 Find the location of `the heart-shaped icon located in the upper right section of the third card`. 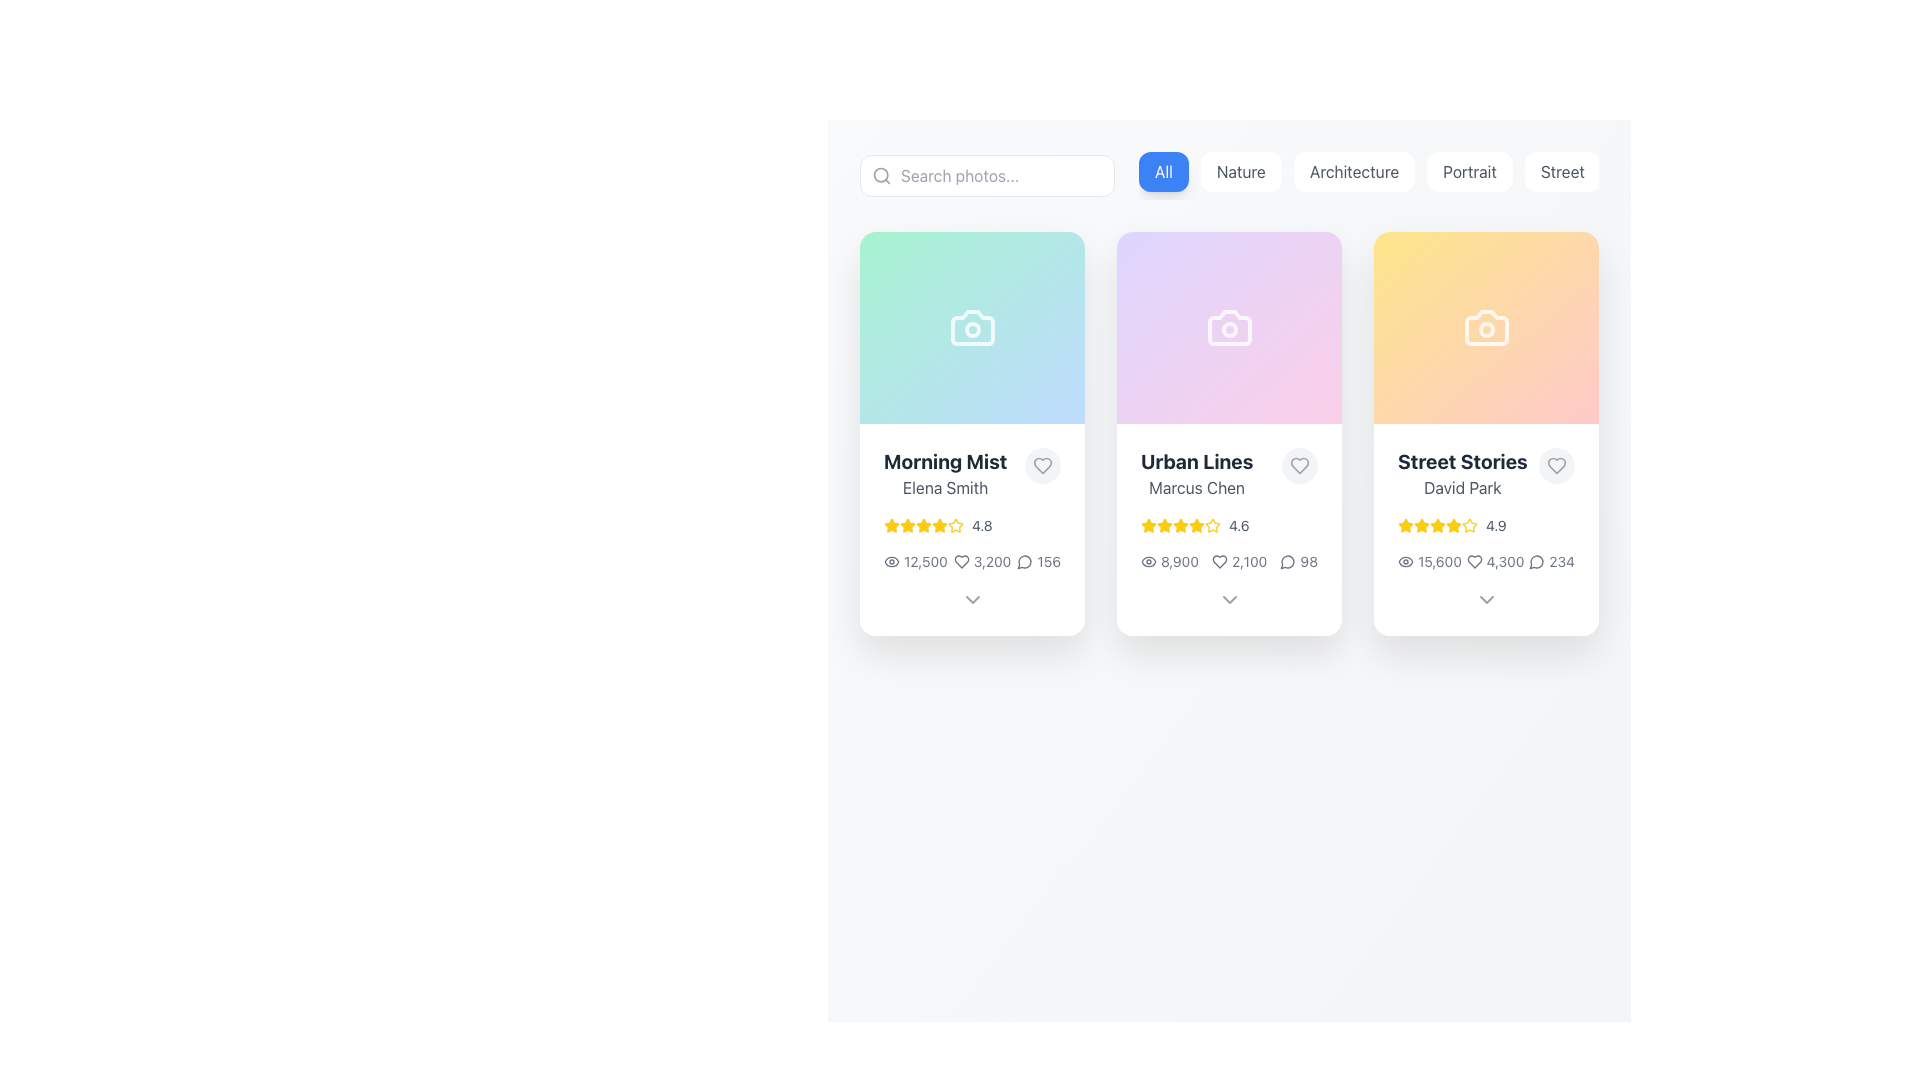

the heart-shaped icon located in the upper right section of the third card is located at coordinates (1555, 466).